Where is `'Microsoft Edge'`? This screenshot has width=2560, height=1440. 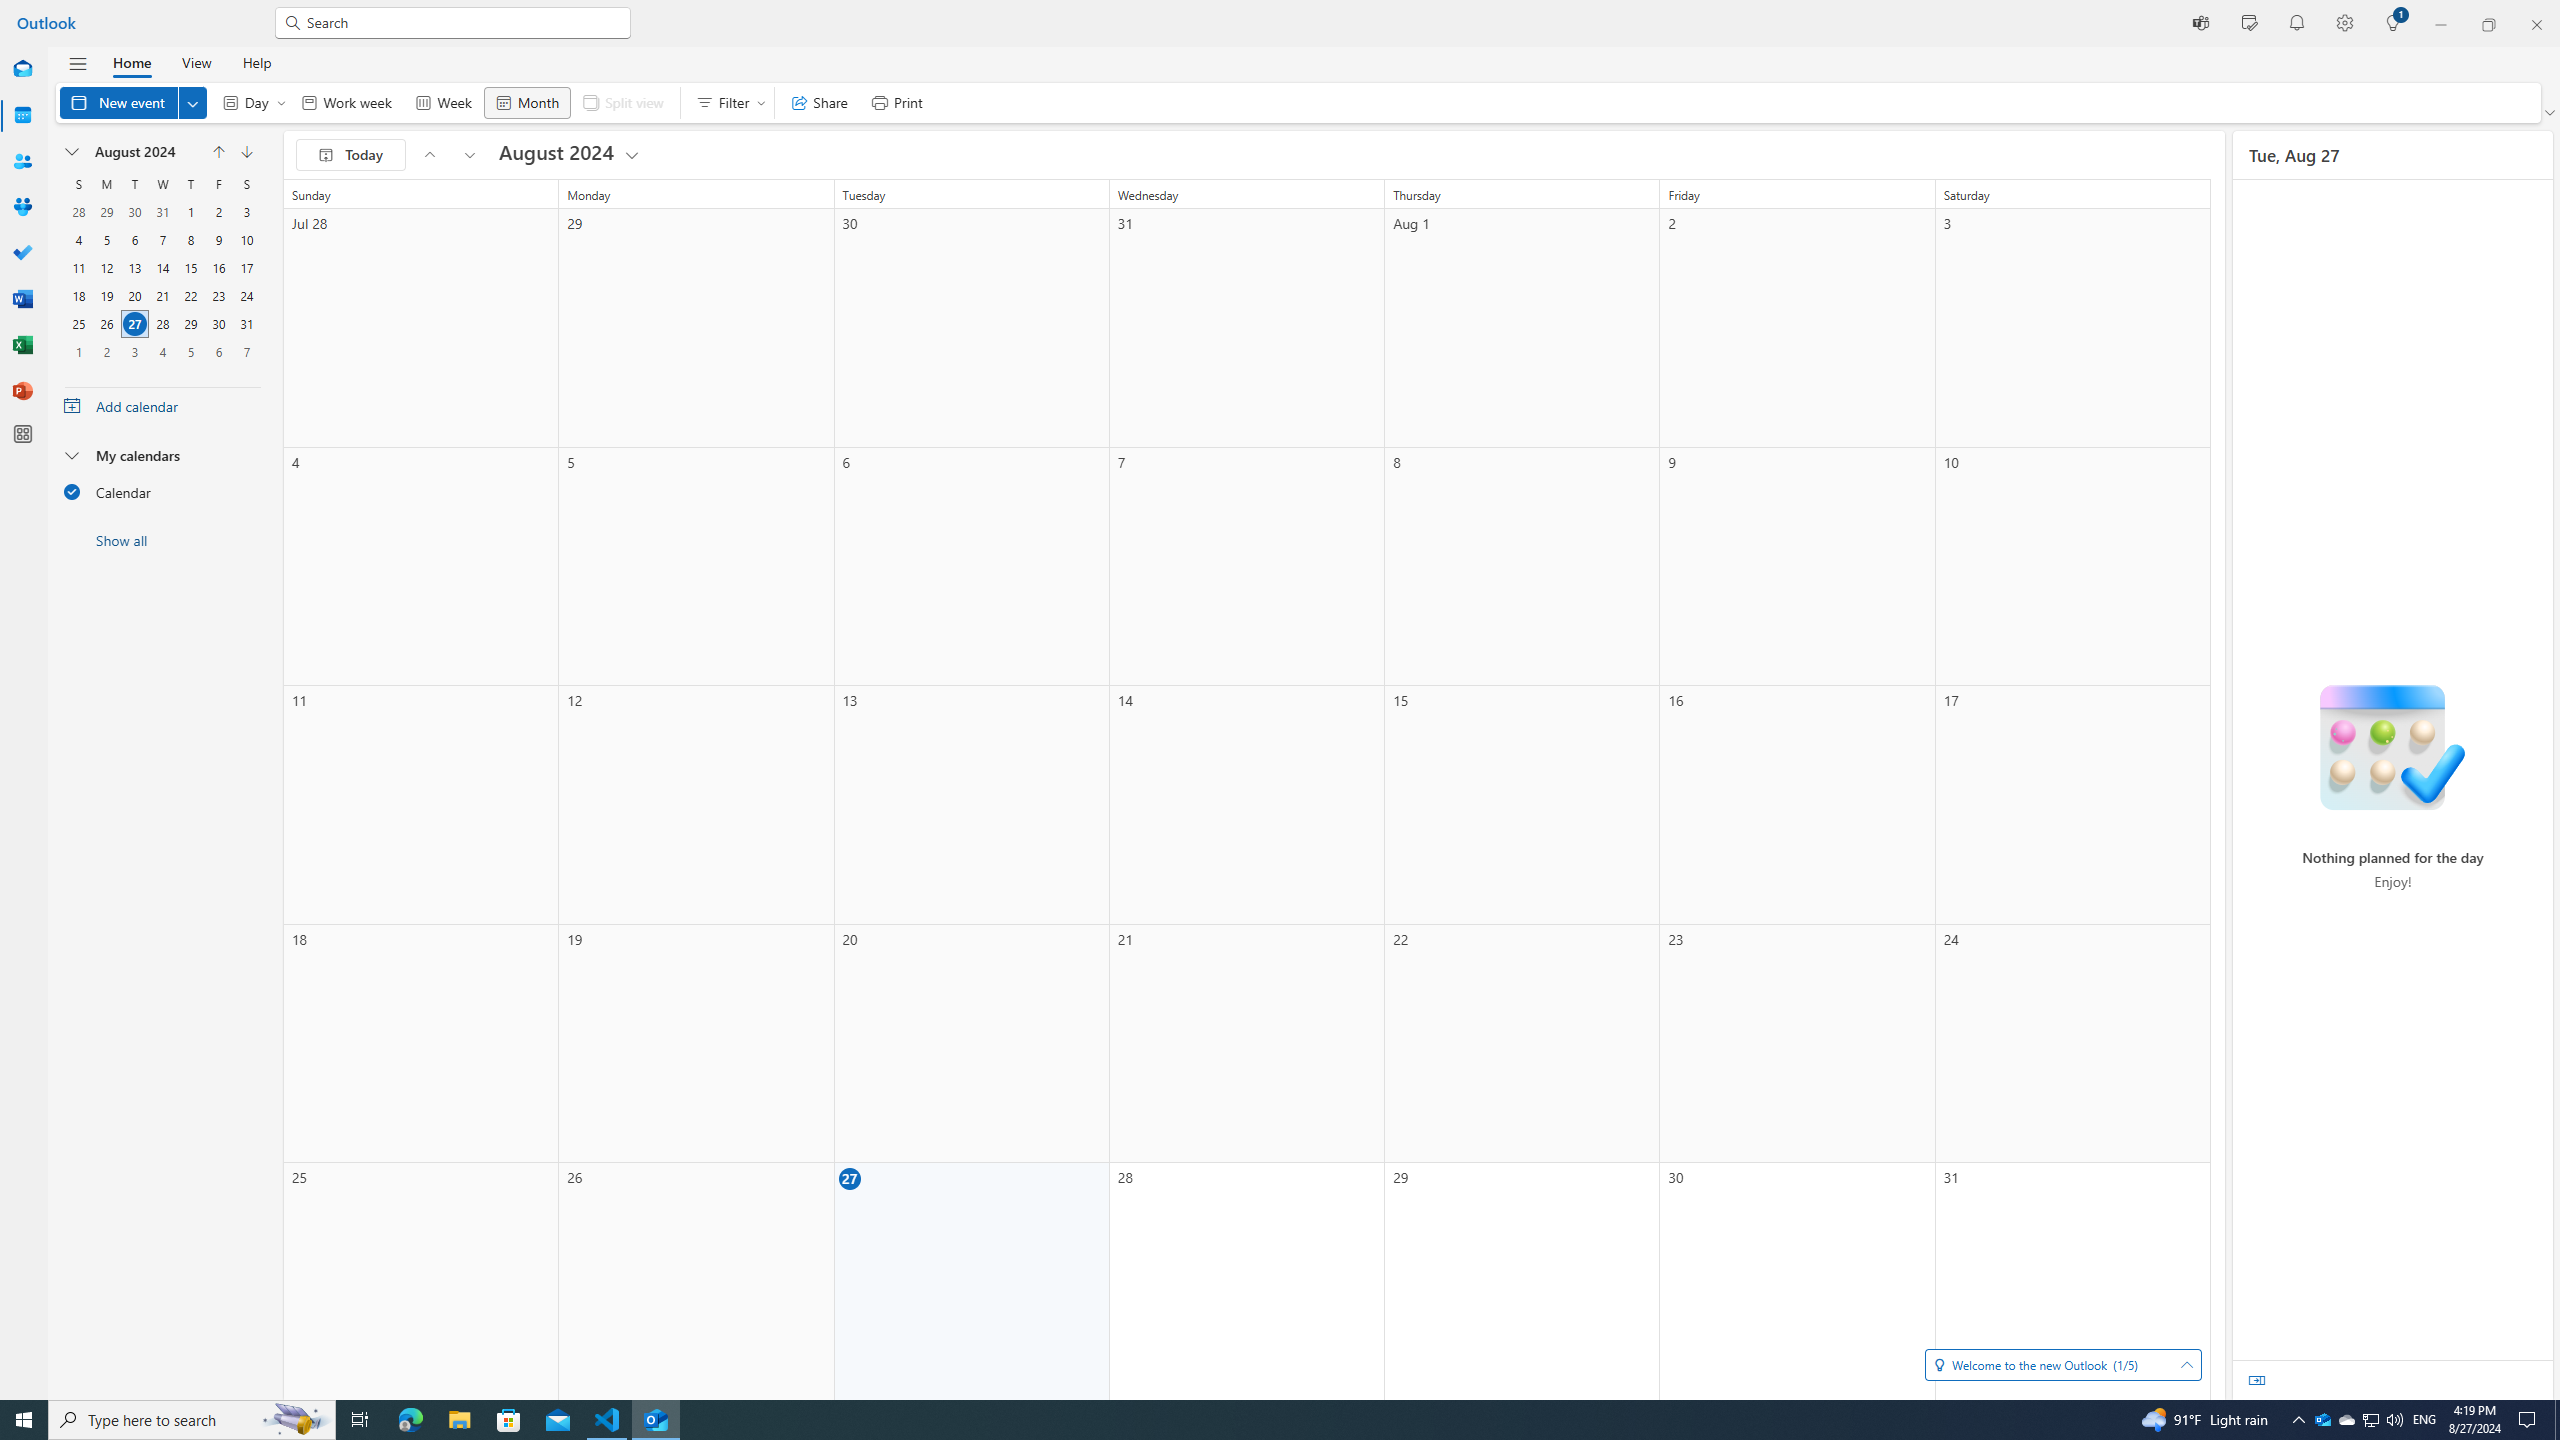
'Microsoft Edge' is located at coordinates (409, 1418).